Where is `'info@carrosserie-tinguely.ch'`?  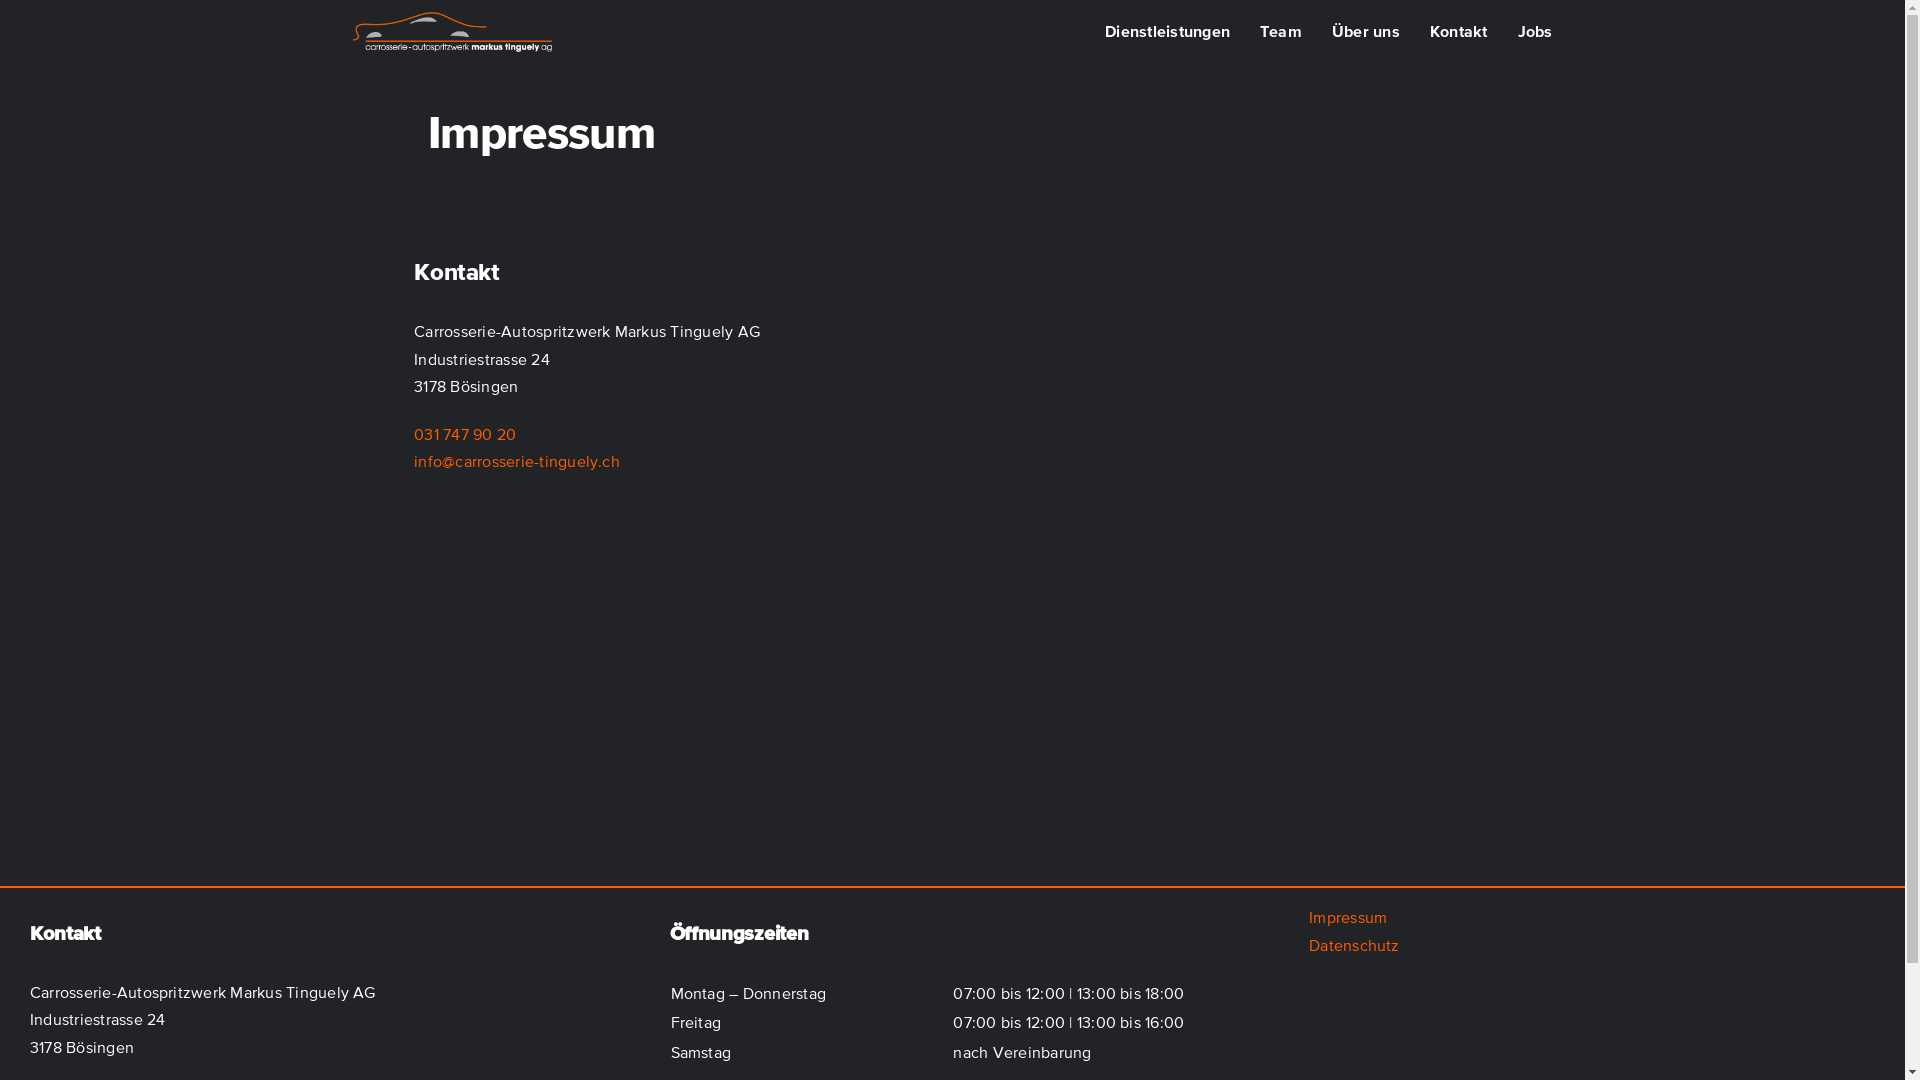 'info@carrosserie-tinguely.ch' is located at coordinates (412, 461).